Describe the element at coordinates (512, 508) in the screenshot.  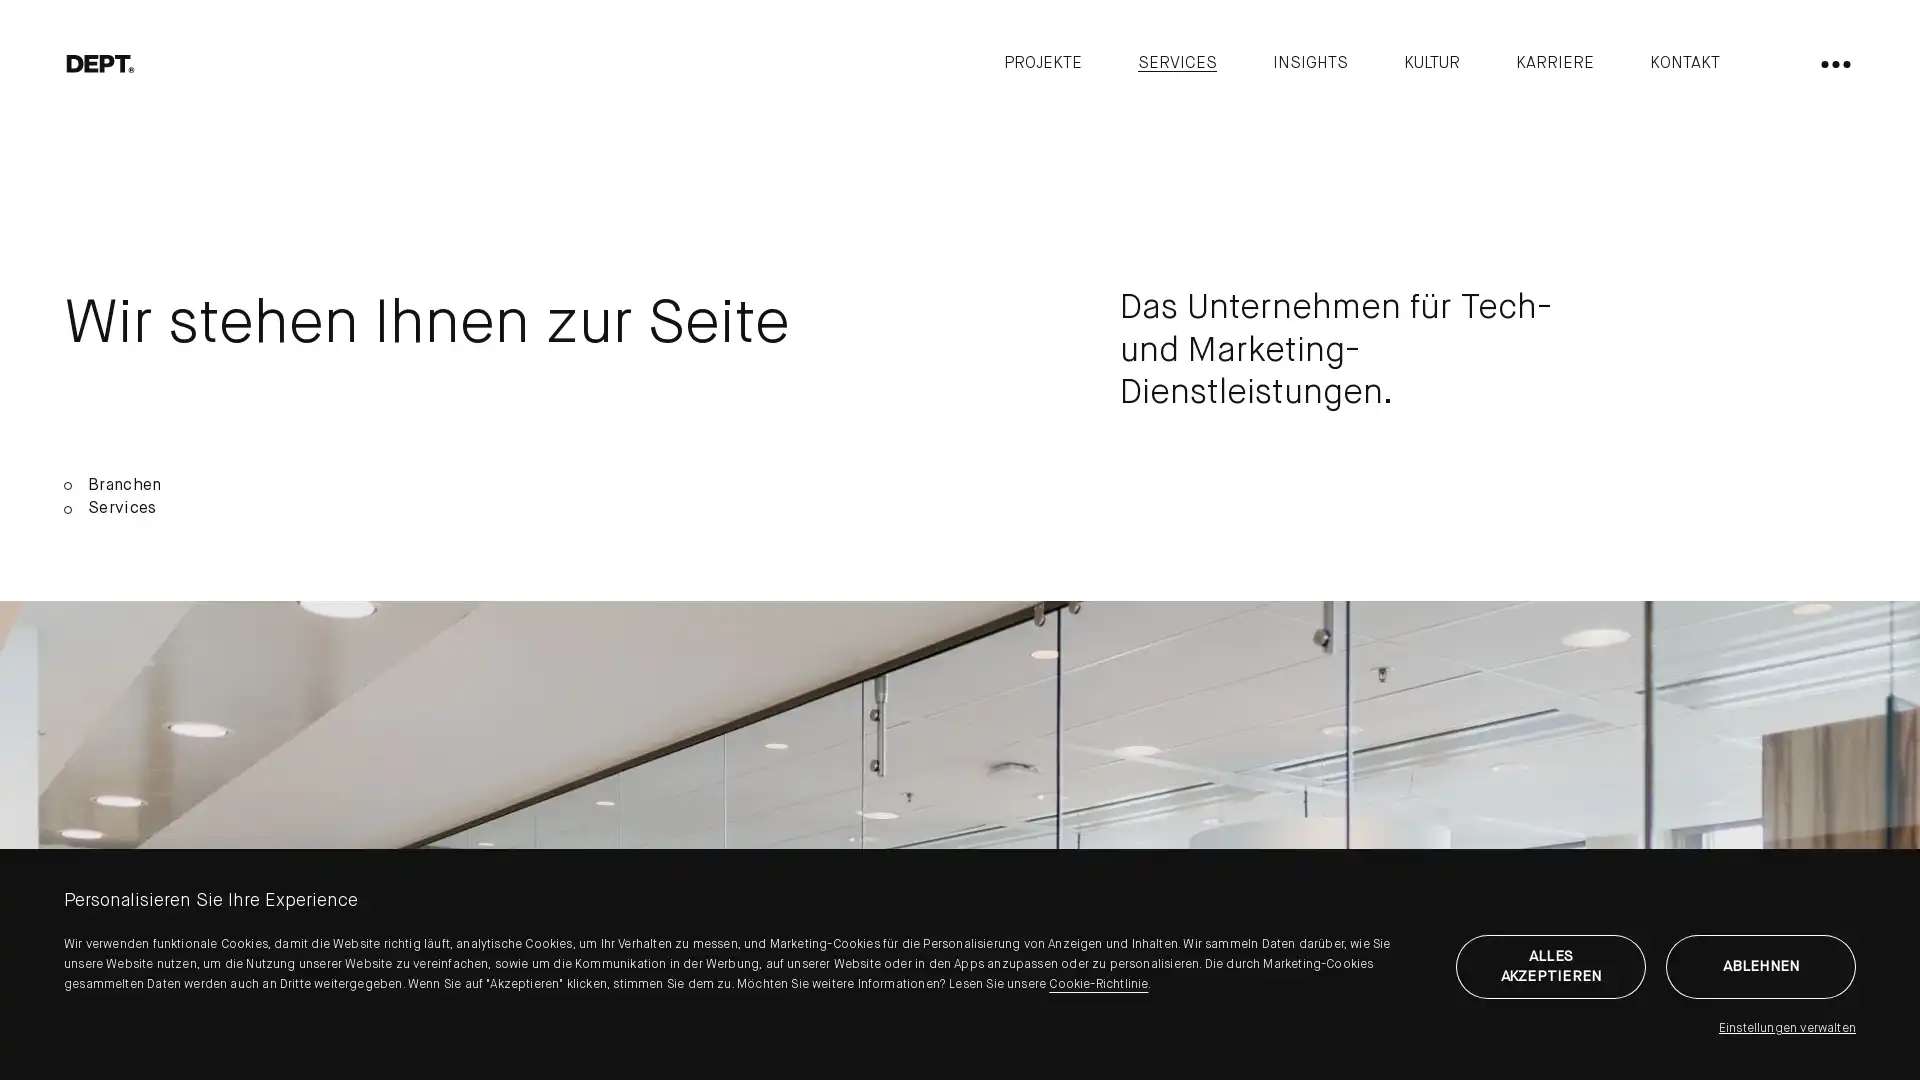
I see `Services` at that location.